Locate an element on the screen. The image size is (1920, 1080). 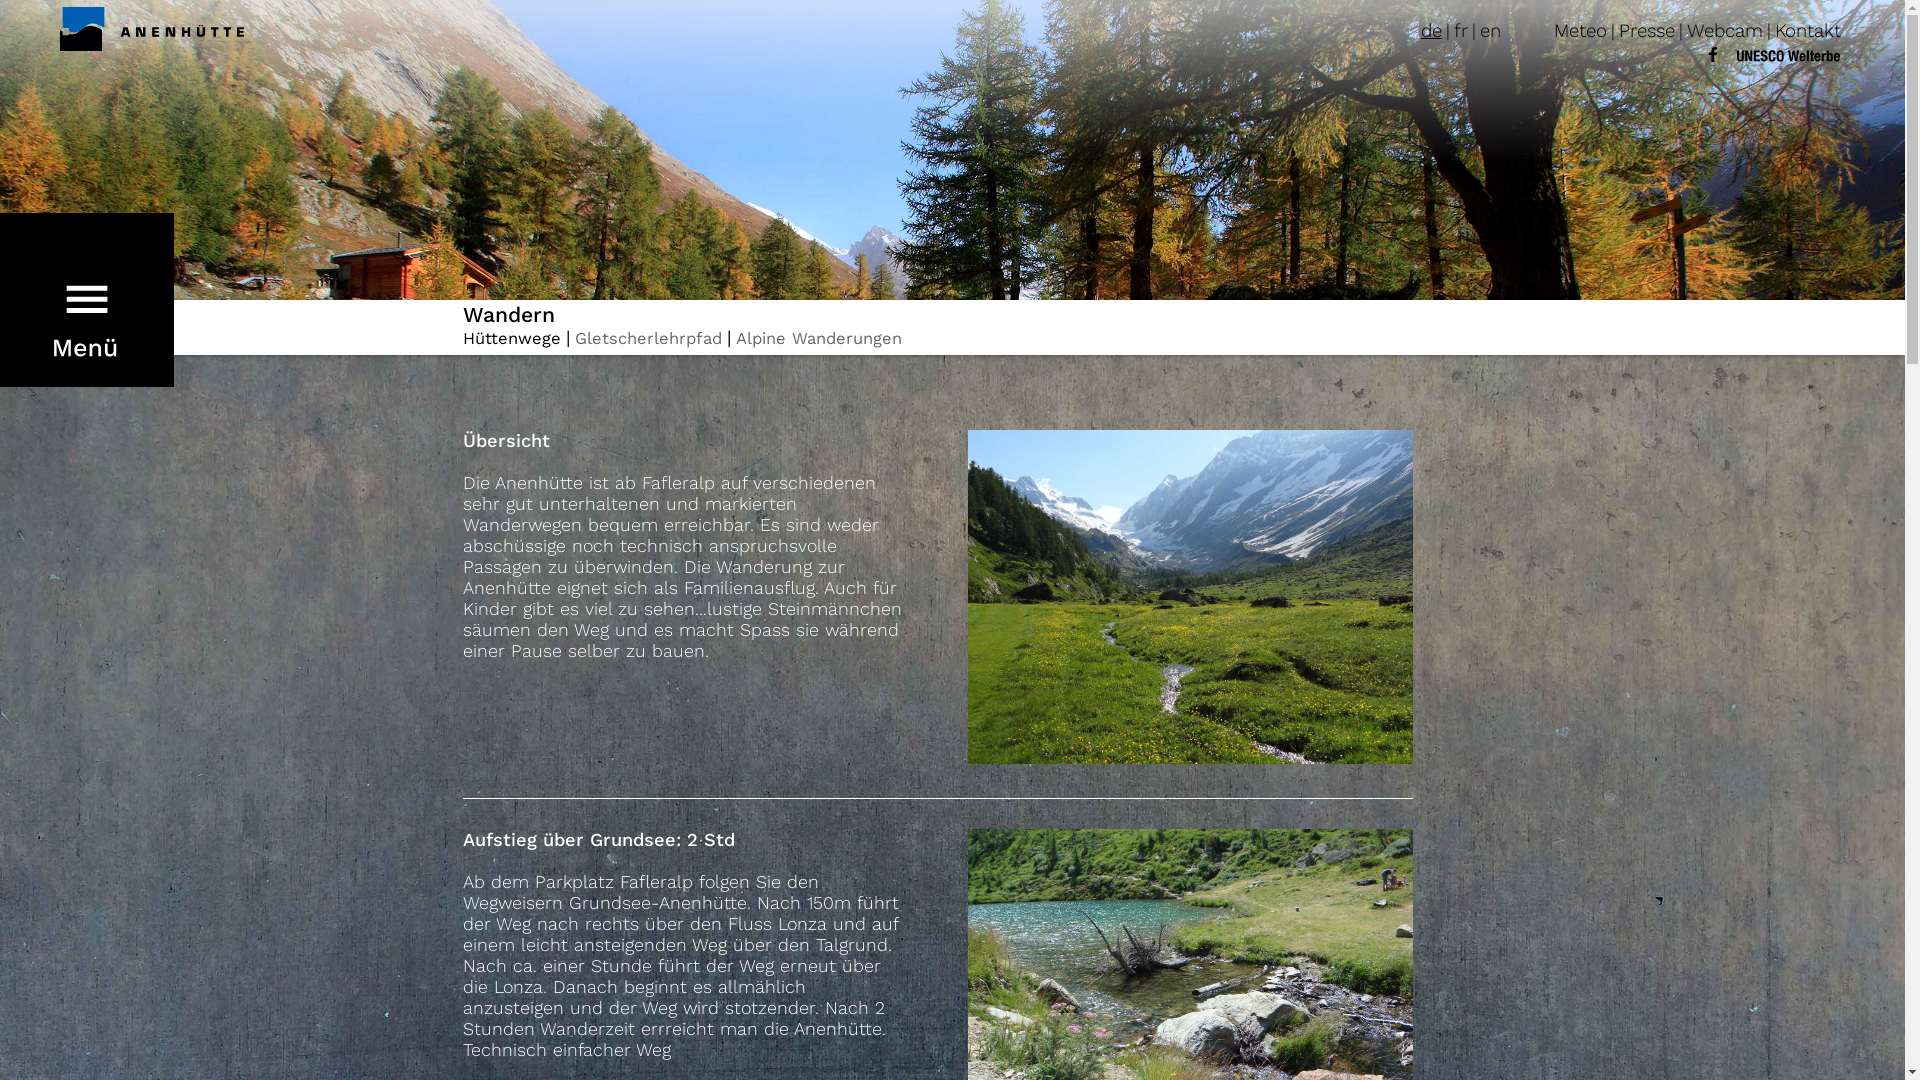
'en' is located at coordinates (1479, 30).